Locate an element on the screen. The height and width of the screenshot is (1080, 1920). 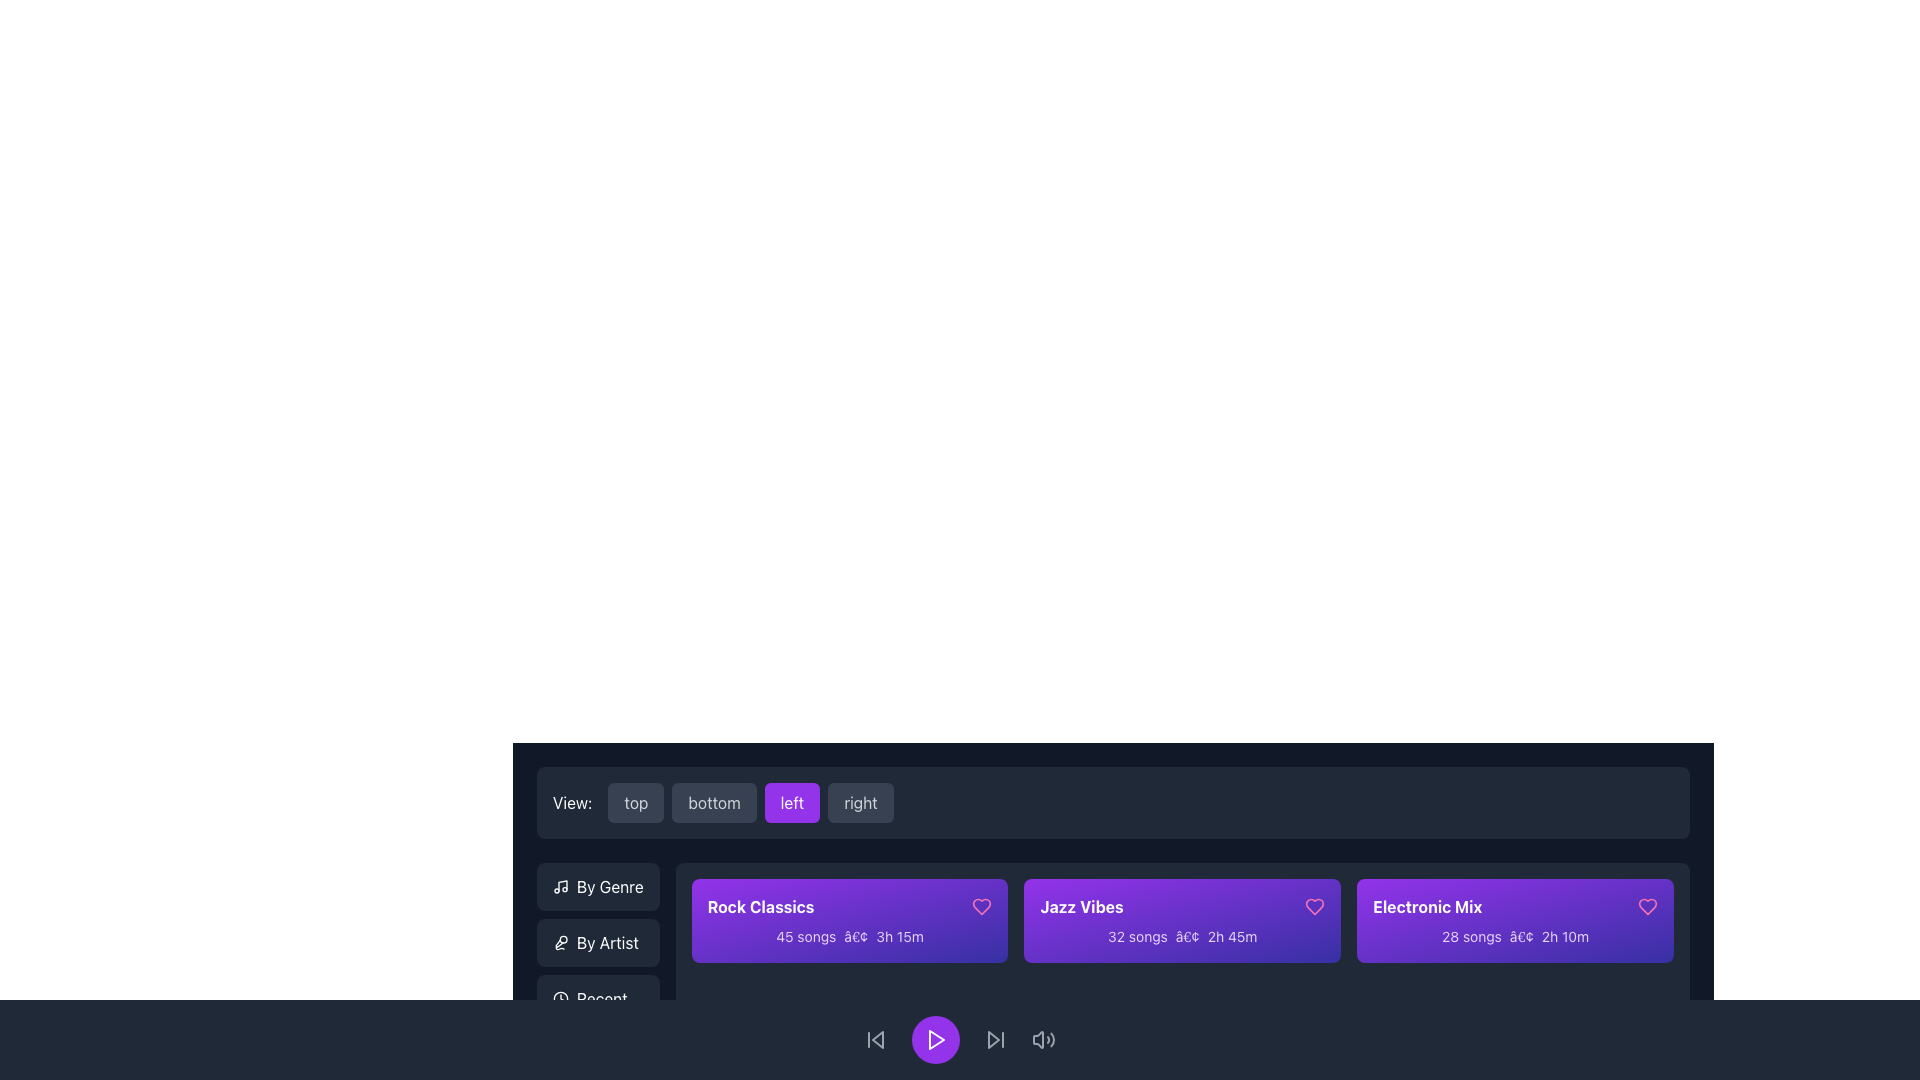
the dot symbol ('•') located between '45 songs' and '3h 15m' within the lower section of the purple card is located at coordinates (856, 936).